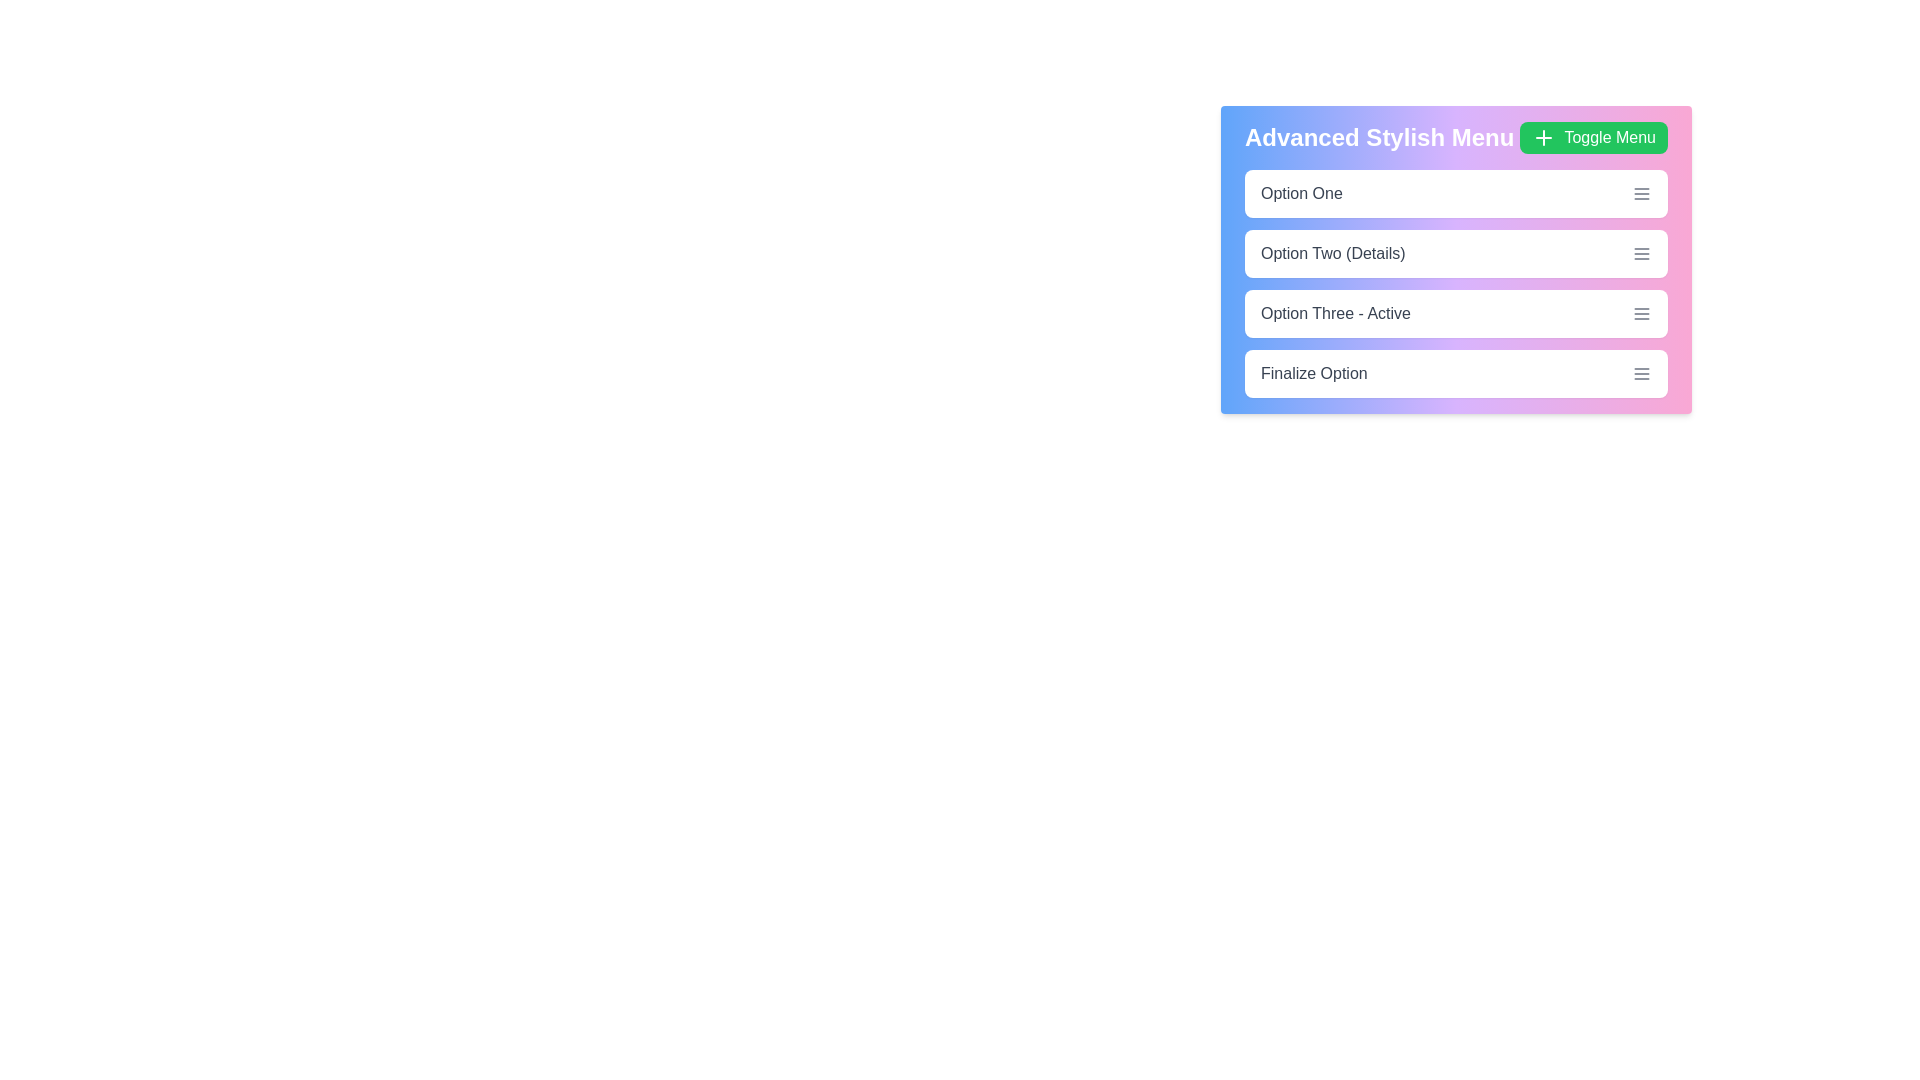  Describe the element at coordinates (1641, 313) in the screenshot. I see `the menu icon next to Option Three - Active` at that location.